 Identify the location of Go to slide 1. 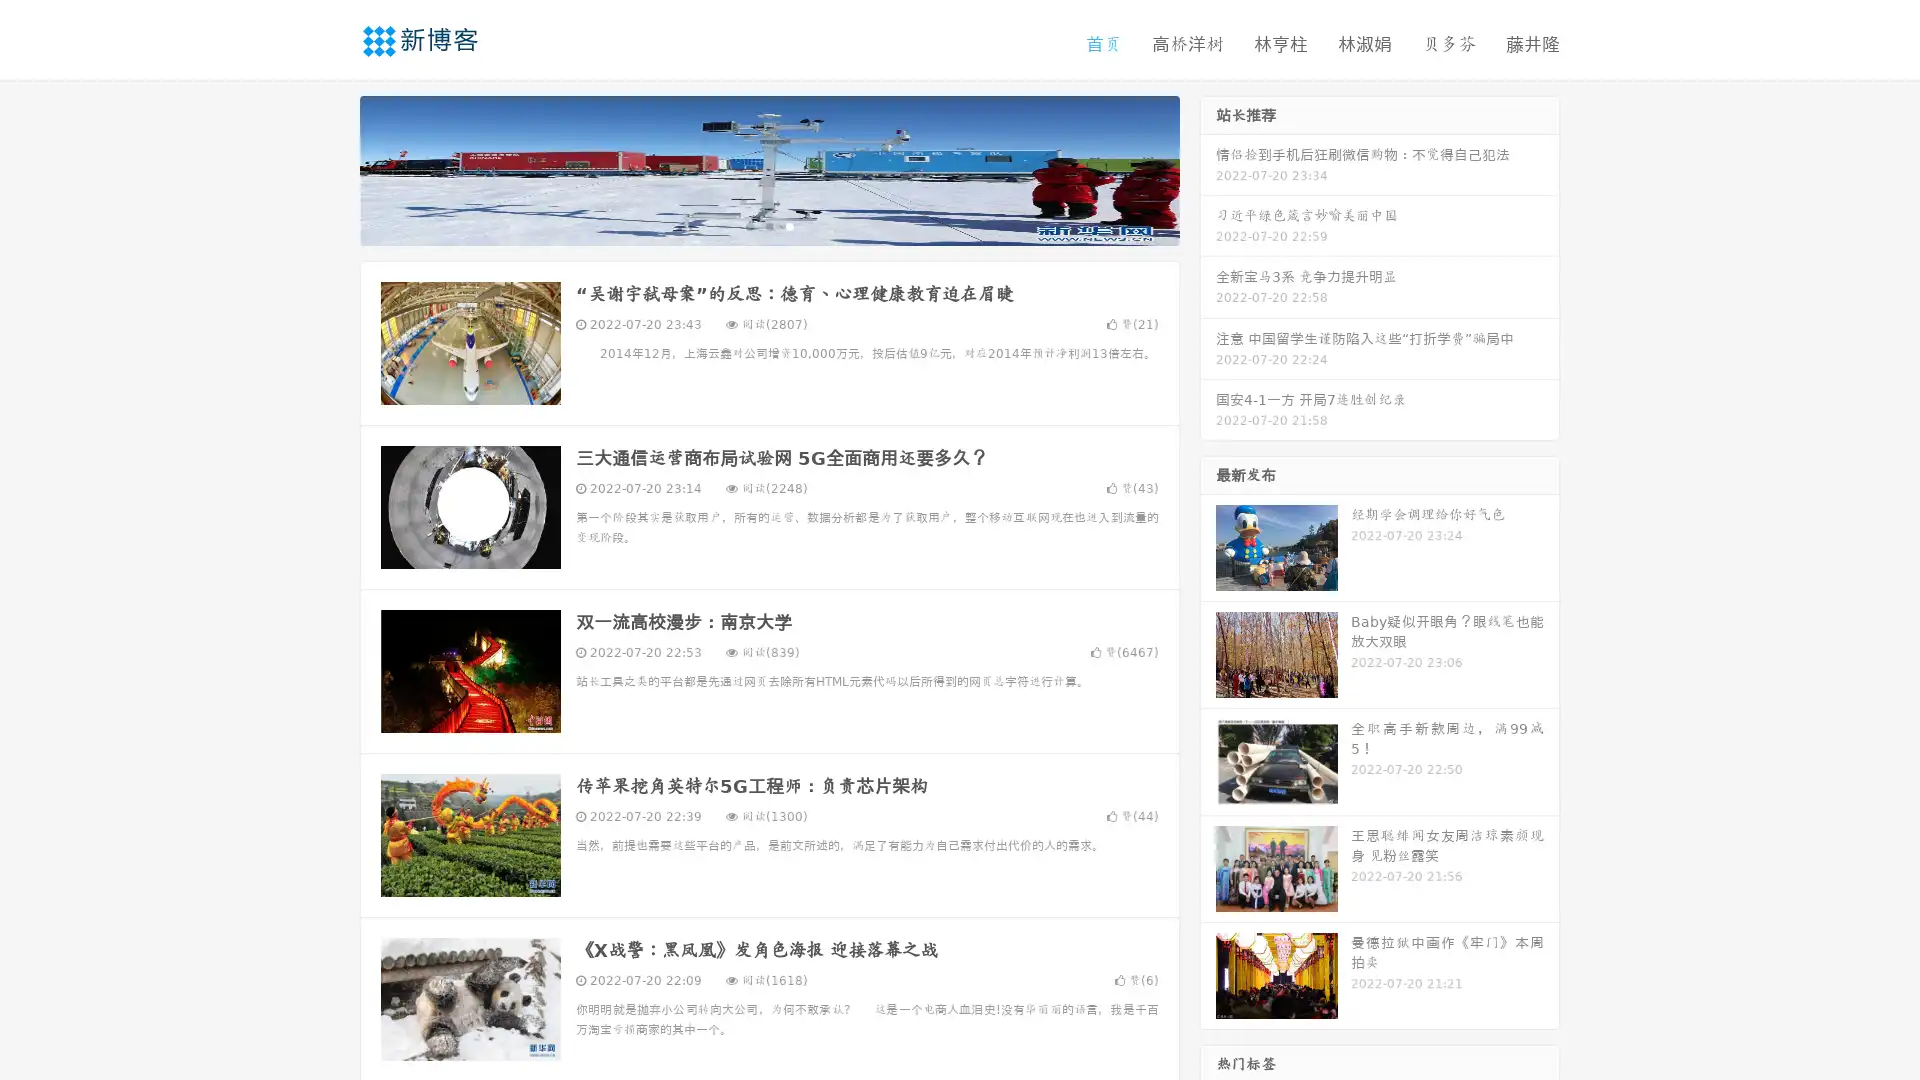
(748, 225).